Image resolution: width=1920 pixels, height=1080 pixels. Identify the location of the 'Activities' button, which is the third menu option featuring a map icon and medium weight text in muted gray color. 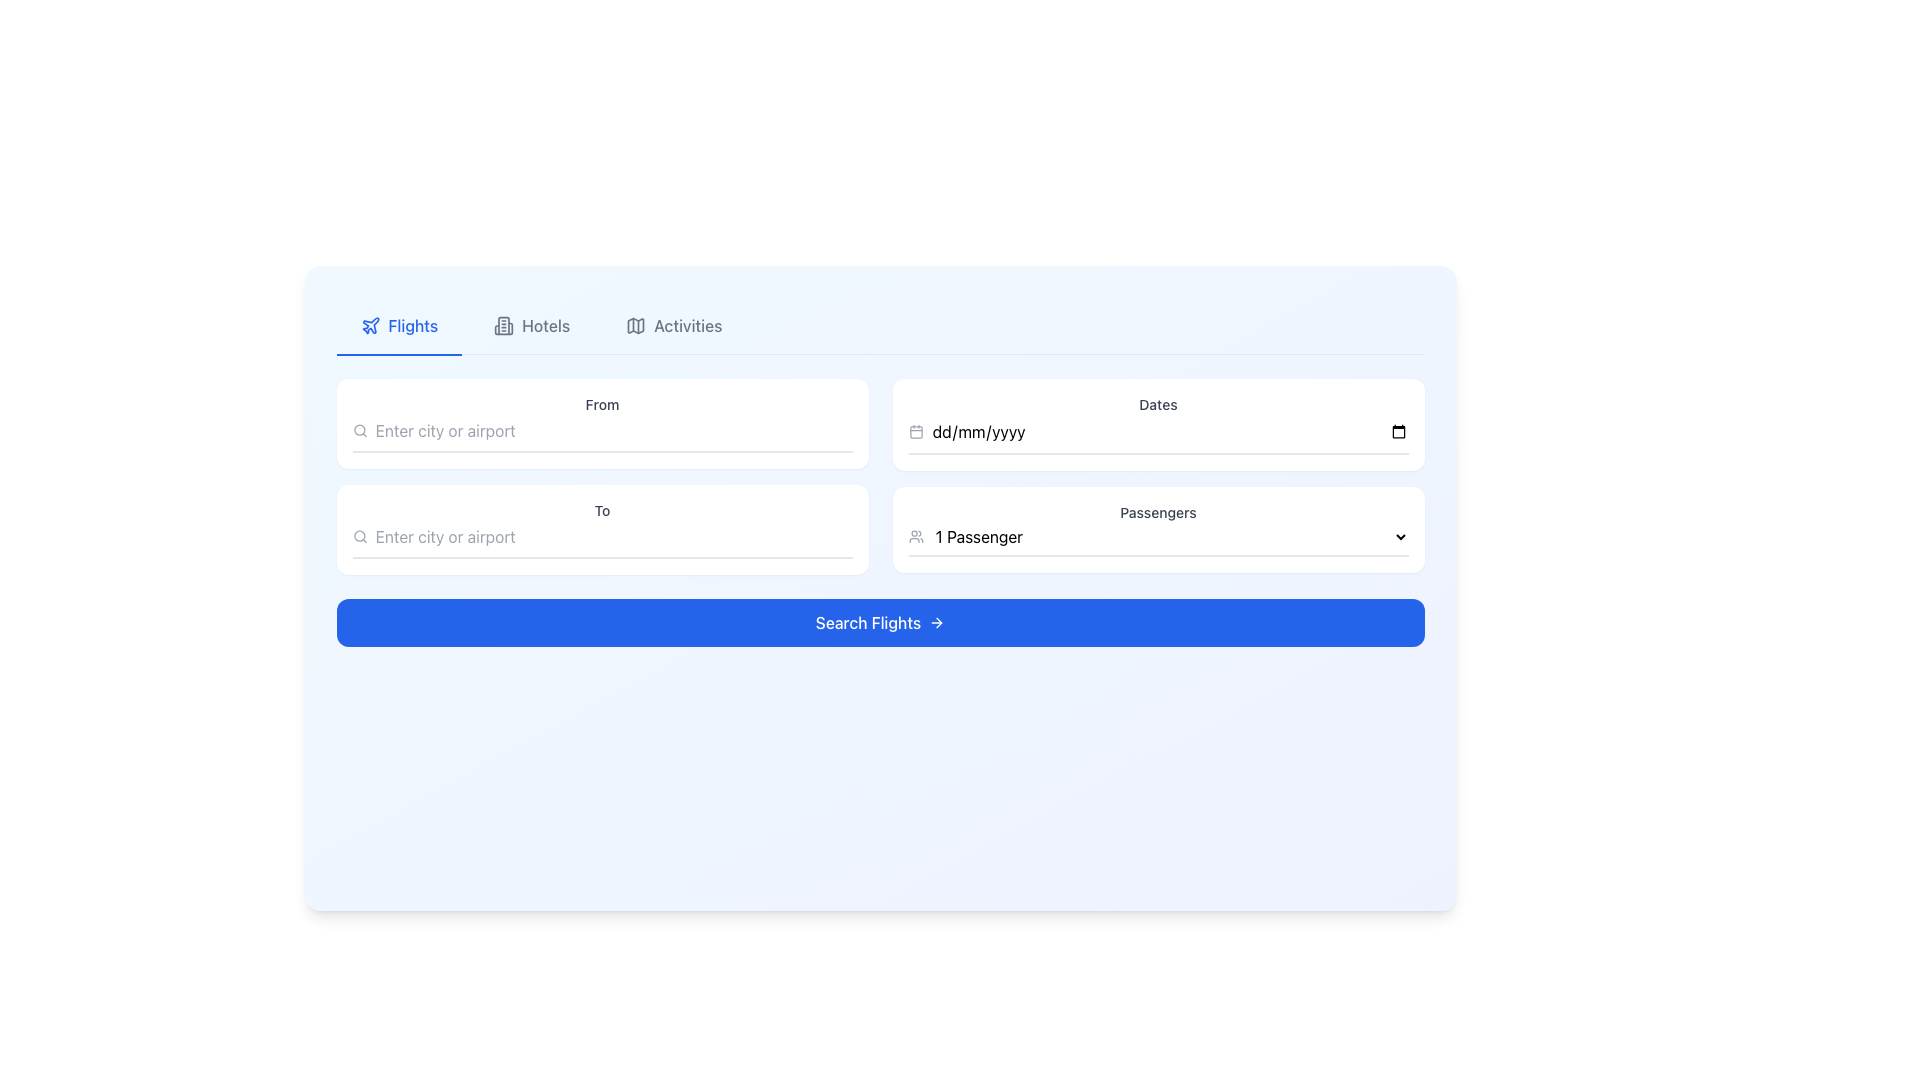
(674, 325).